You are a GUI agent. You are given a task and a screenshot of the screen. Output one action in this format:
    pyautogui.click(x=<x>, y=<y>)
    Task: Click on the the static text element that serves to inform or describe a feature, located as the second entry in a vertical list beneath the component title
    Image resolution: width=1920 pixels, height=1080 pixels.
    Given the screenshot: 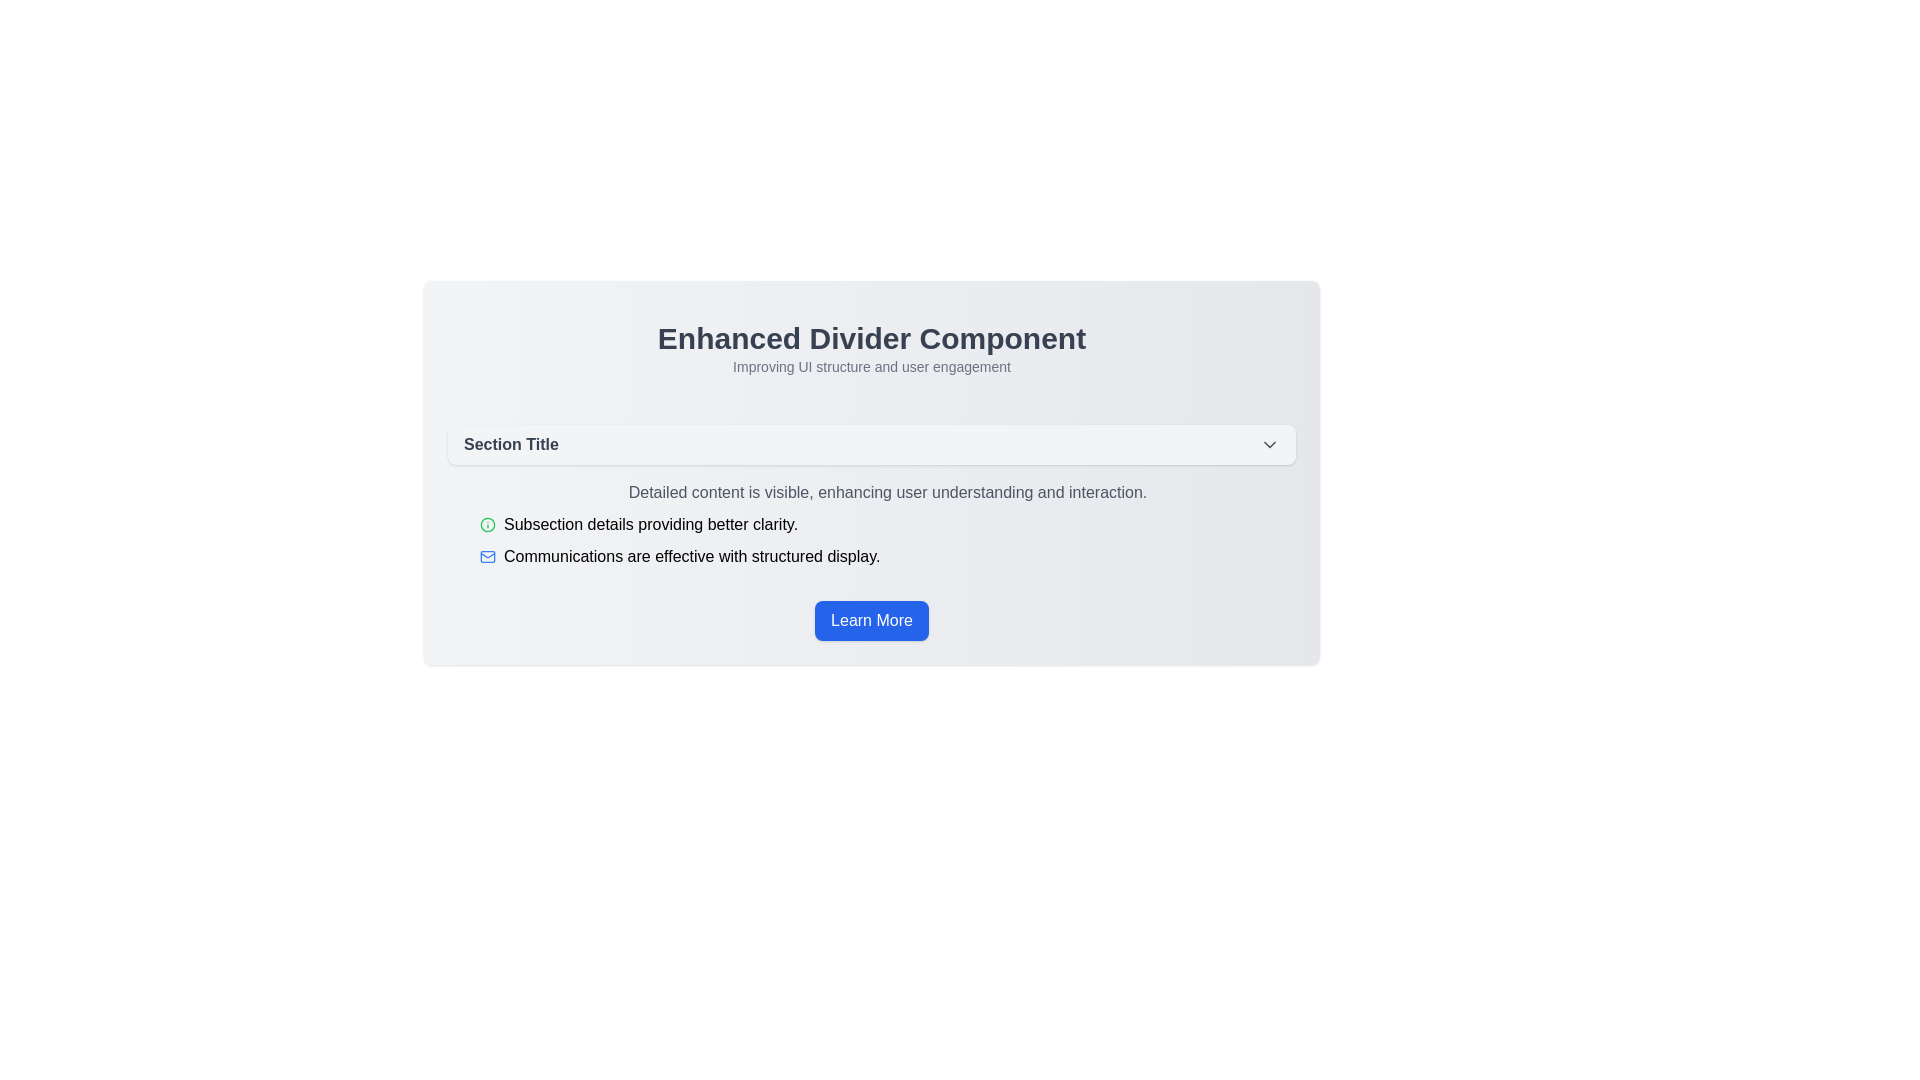 What is the action you would take?
    pyautogui.click(x=692, y=556)
    